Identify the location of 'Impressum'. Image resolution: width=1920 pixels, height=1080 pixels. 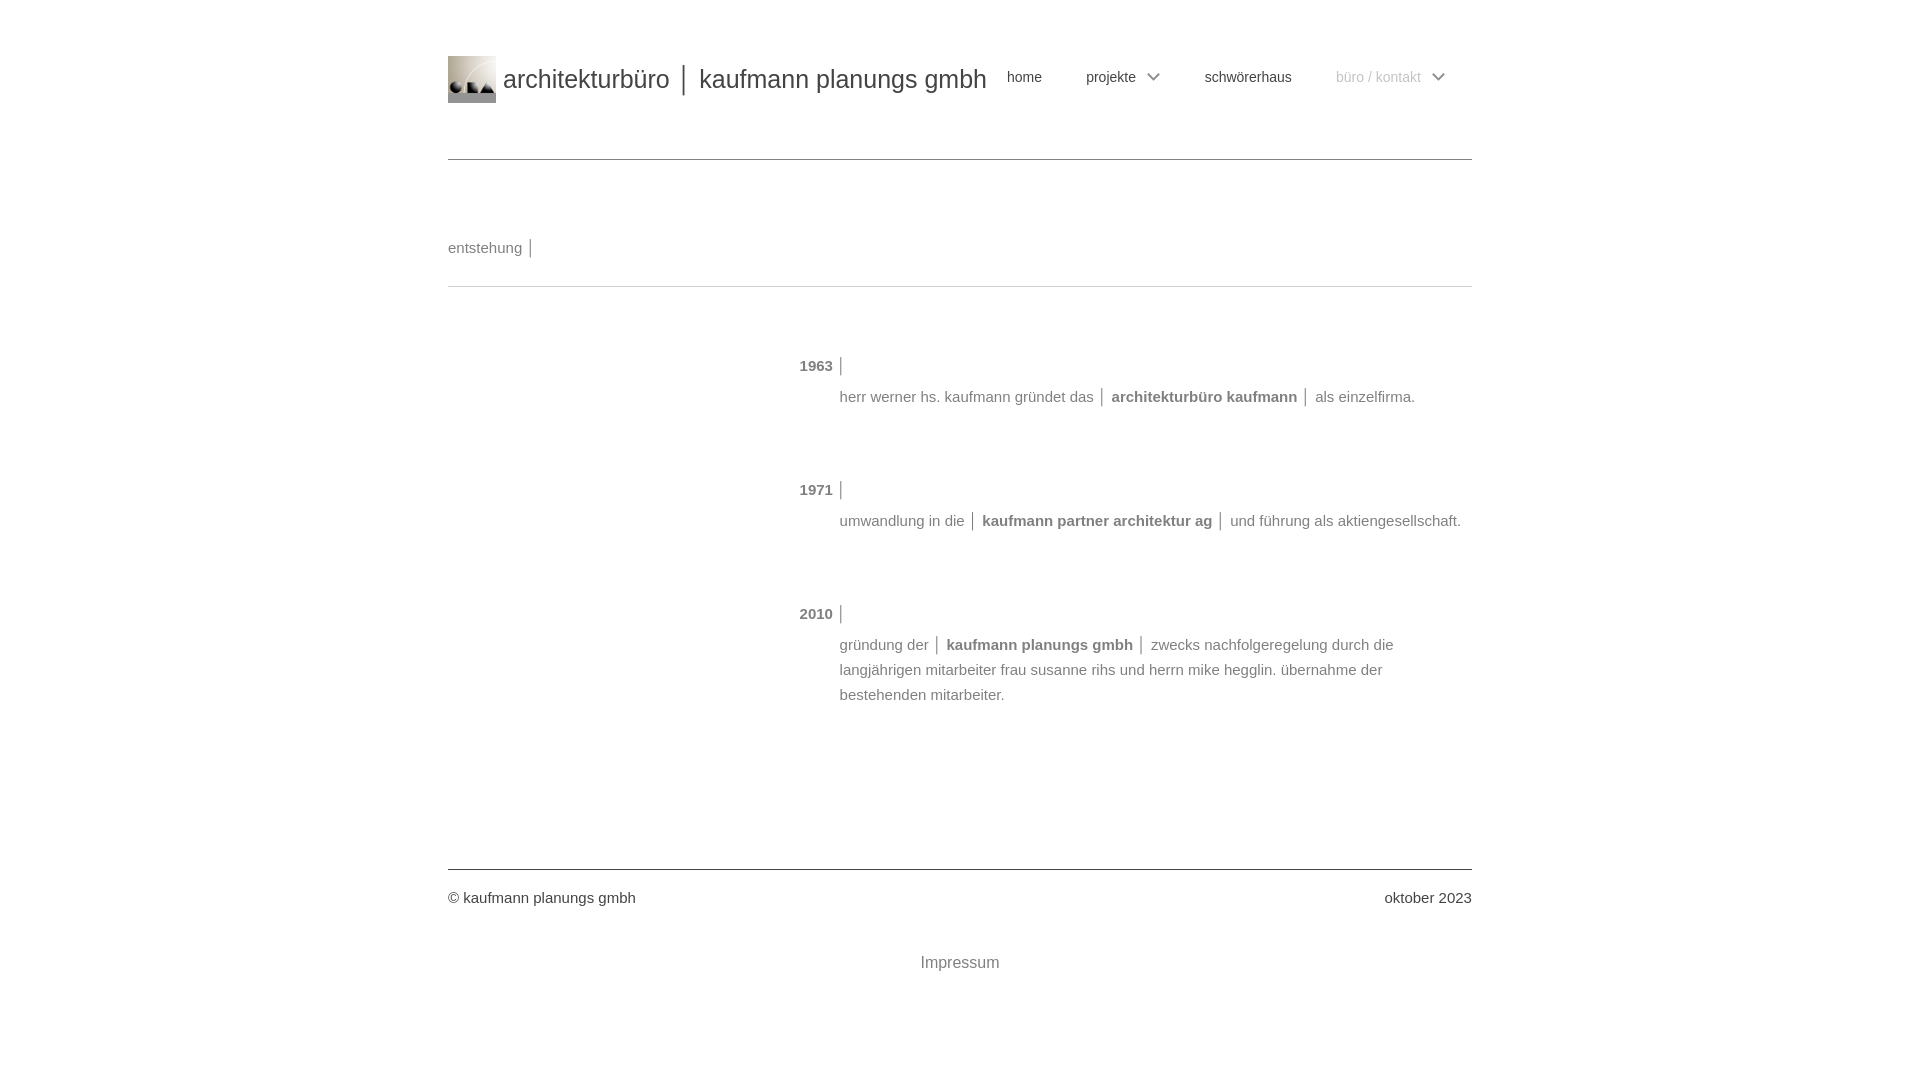
(958, 962).